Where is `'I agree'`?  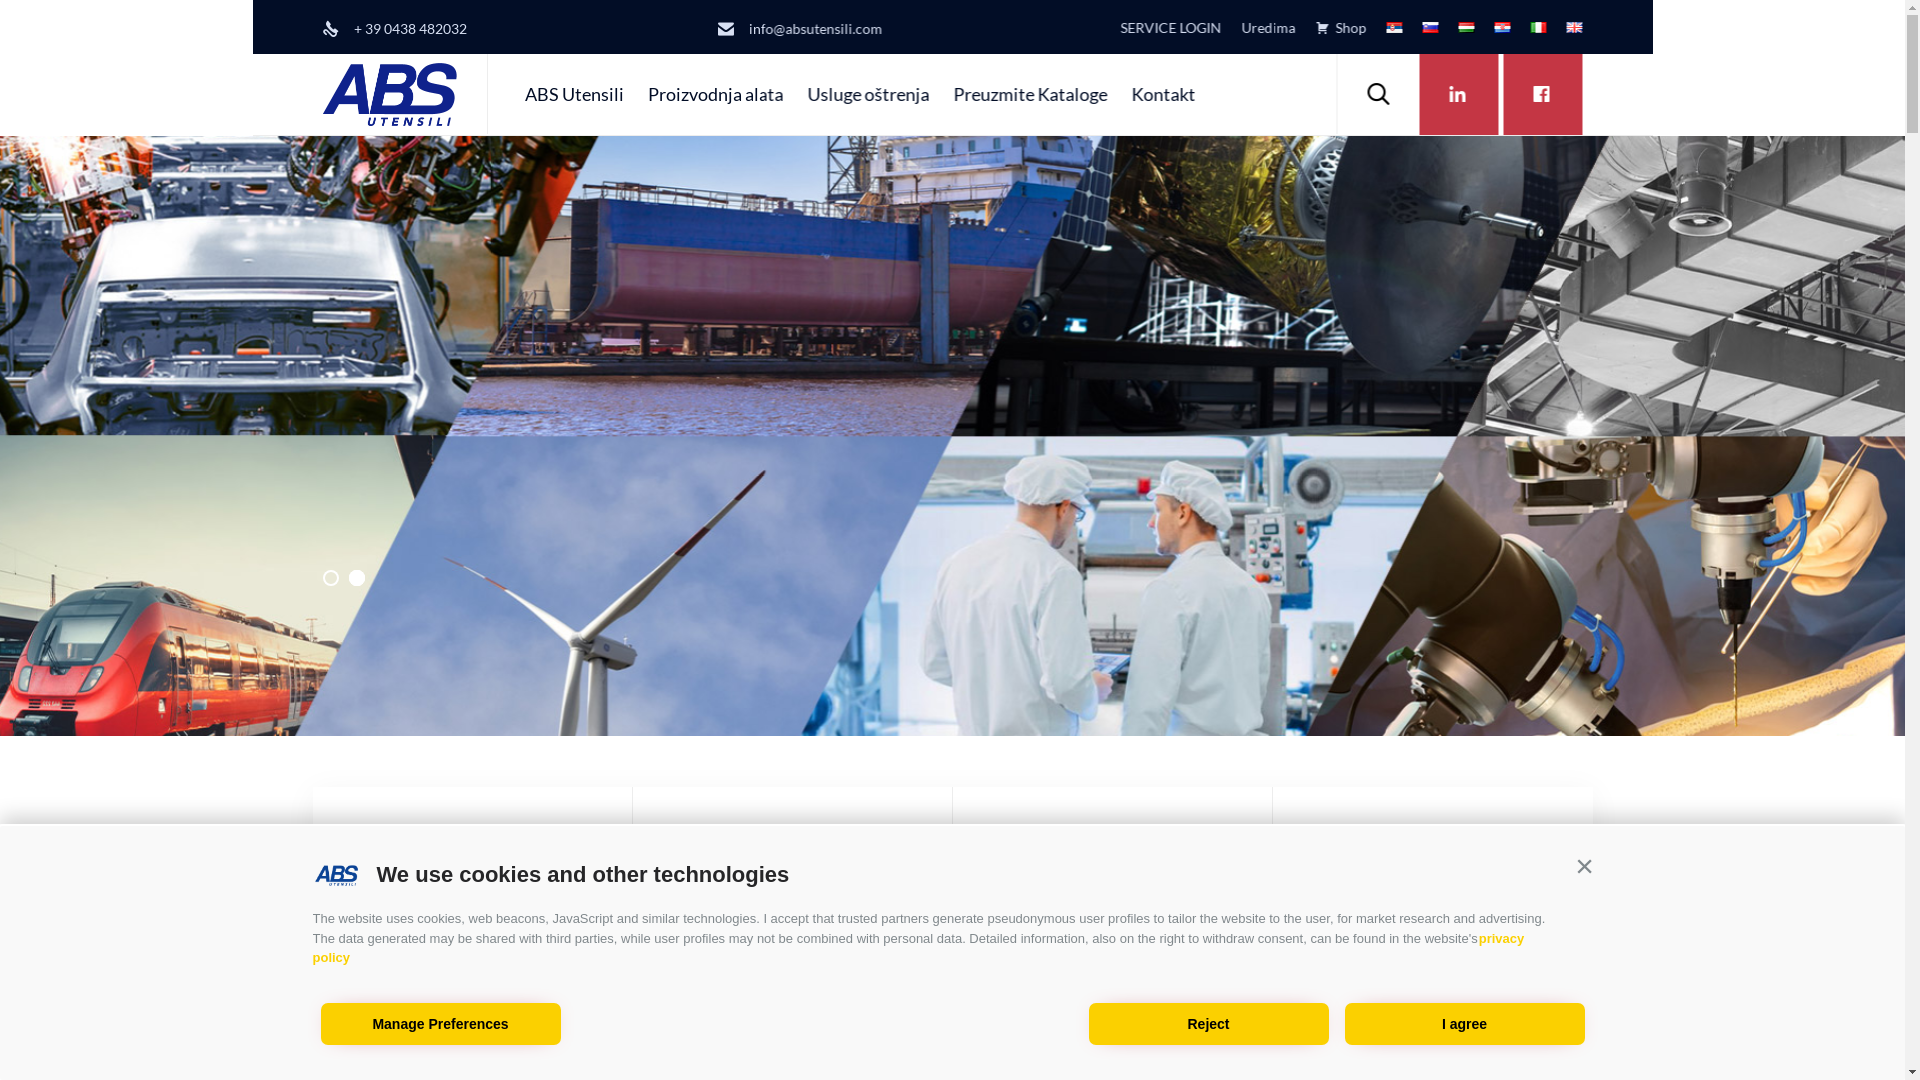 'I agree' is located at coordinates (1464, 1023).